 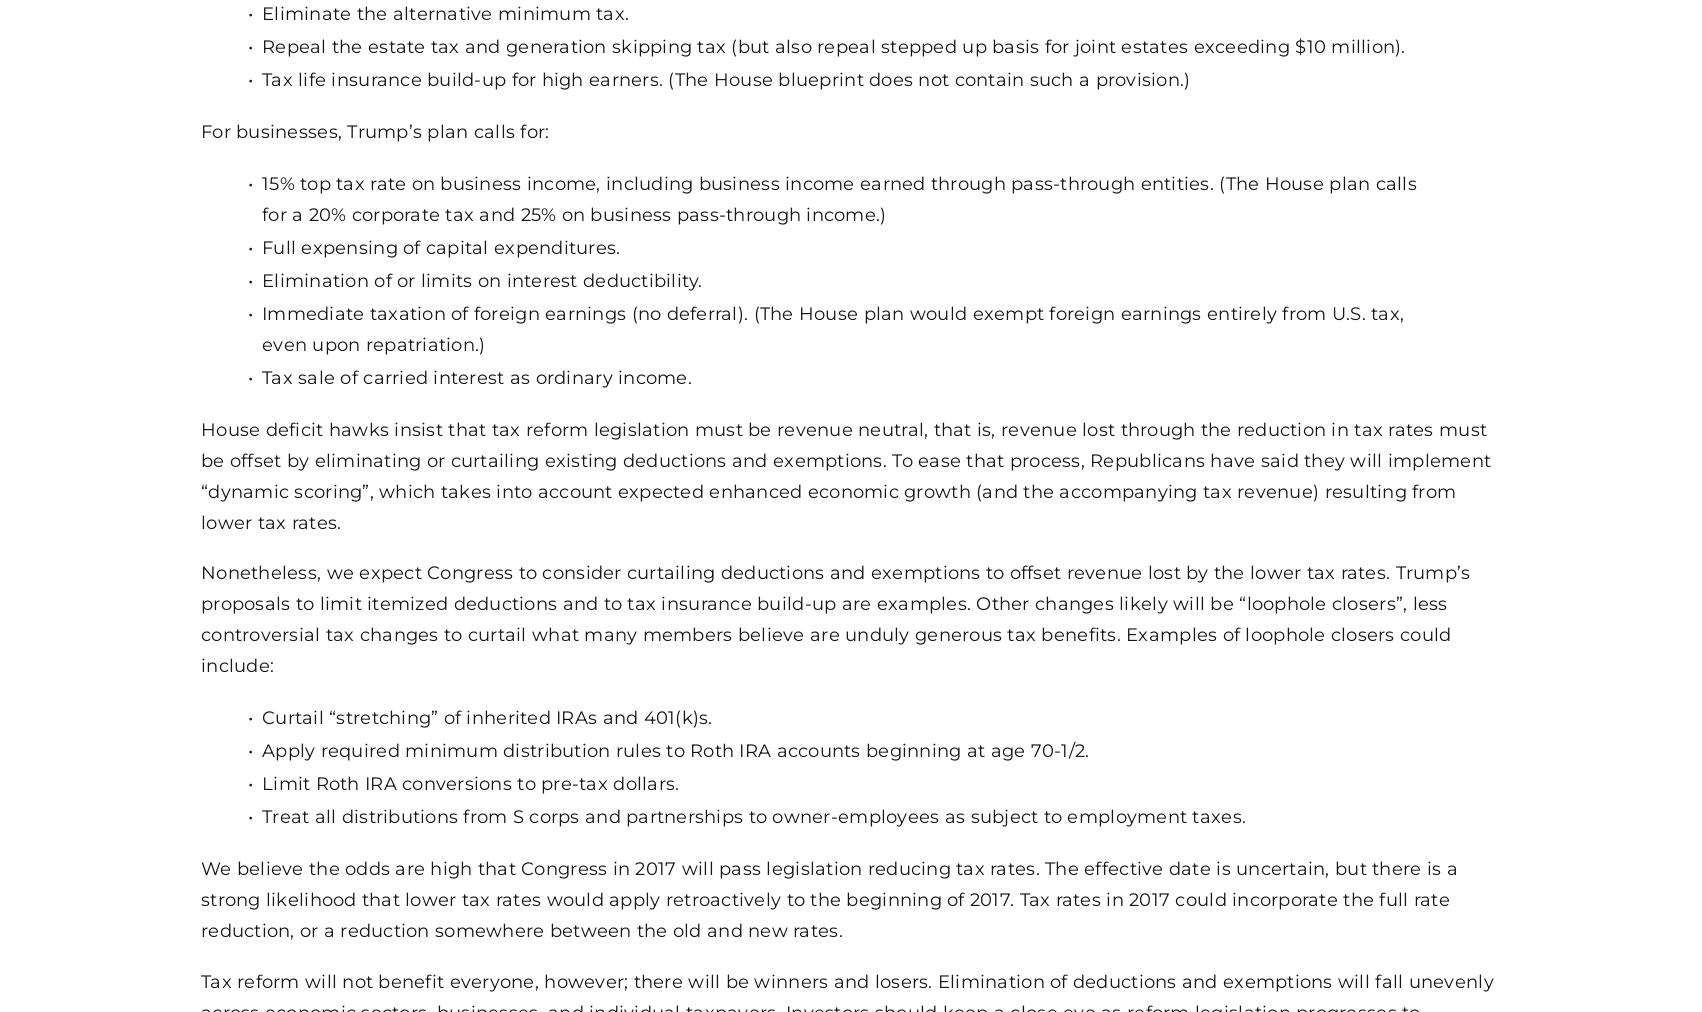 What do you see at coordinates (200, 130) in the screenshot?
I see `'For businesses, Trump’s plan calls for:'` at bounding box center [200, 130].